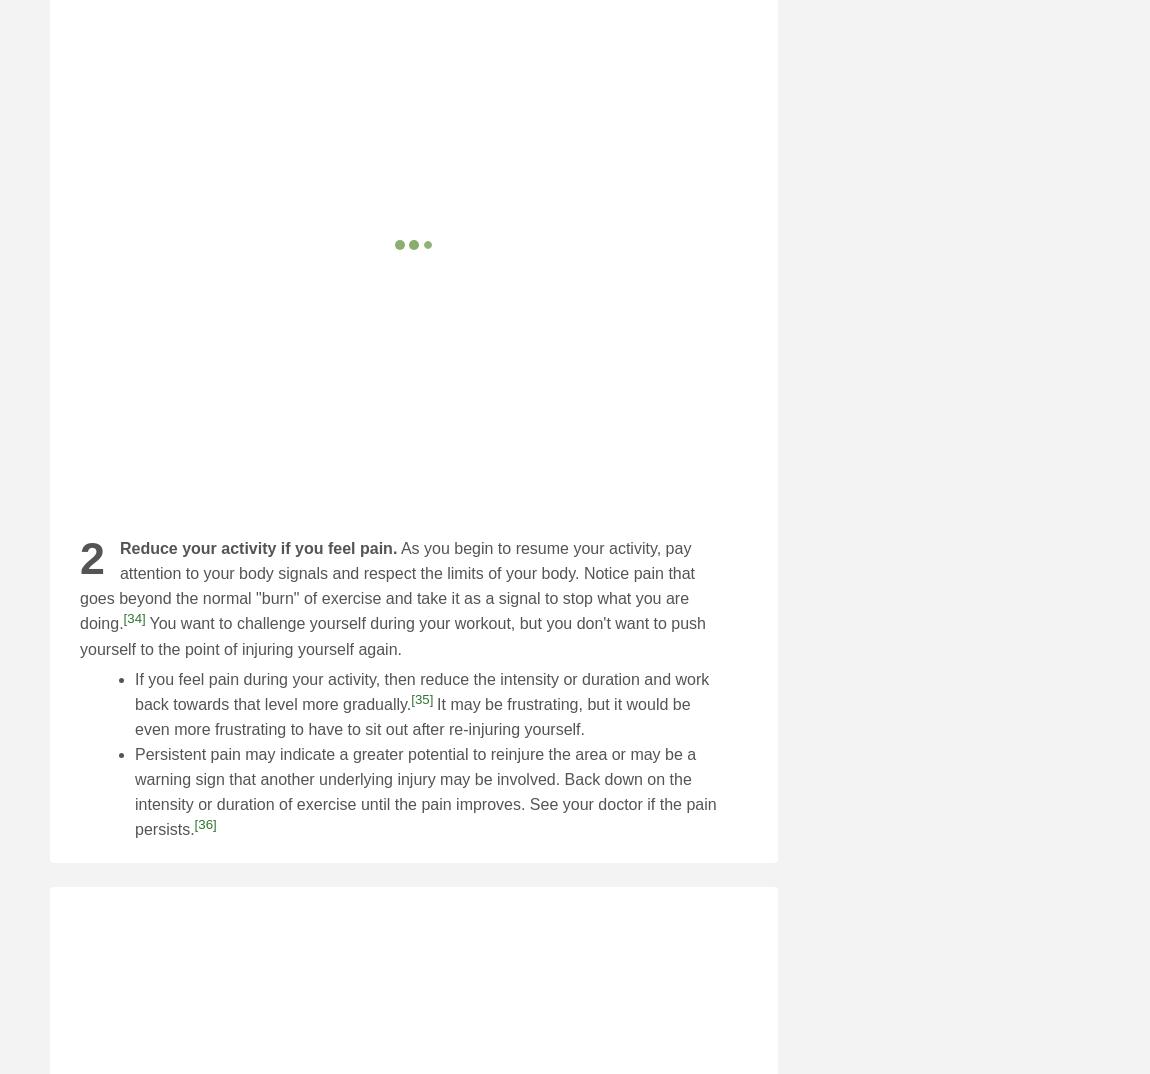 The image size is (1150, 1074). I want to click on 'As you begin to resume your activity, pay attention to your body signals and respect the limits of your body. Notice pain that goes beyond the normal "burn" of exercise and take it as a signal to stop what you are doing.', so click(387, 584).